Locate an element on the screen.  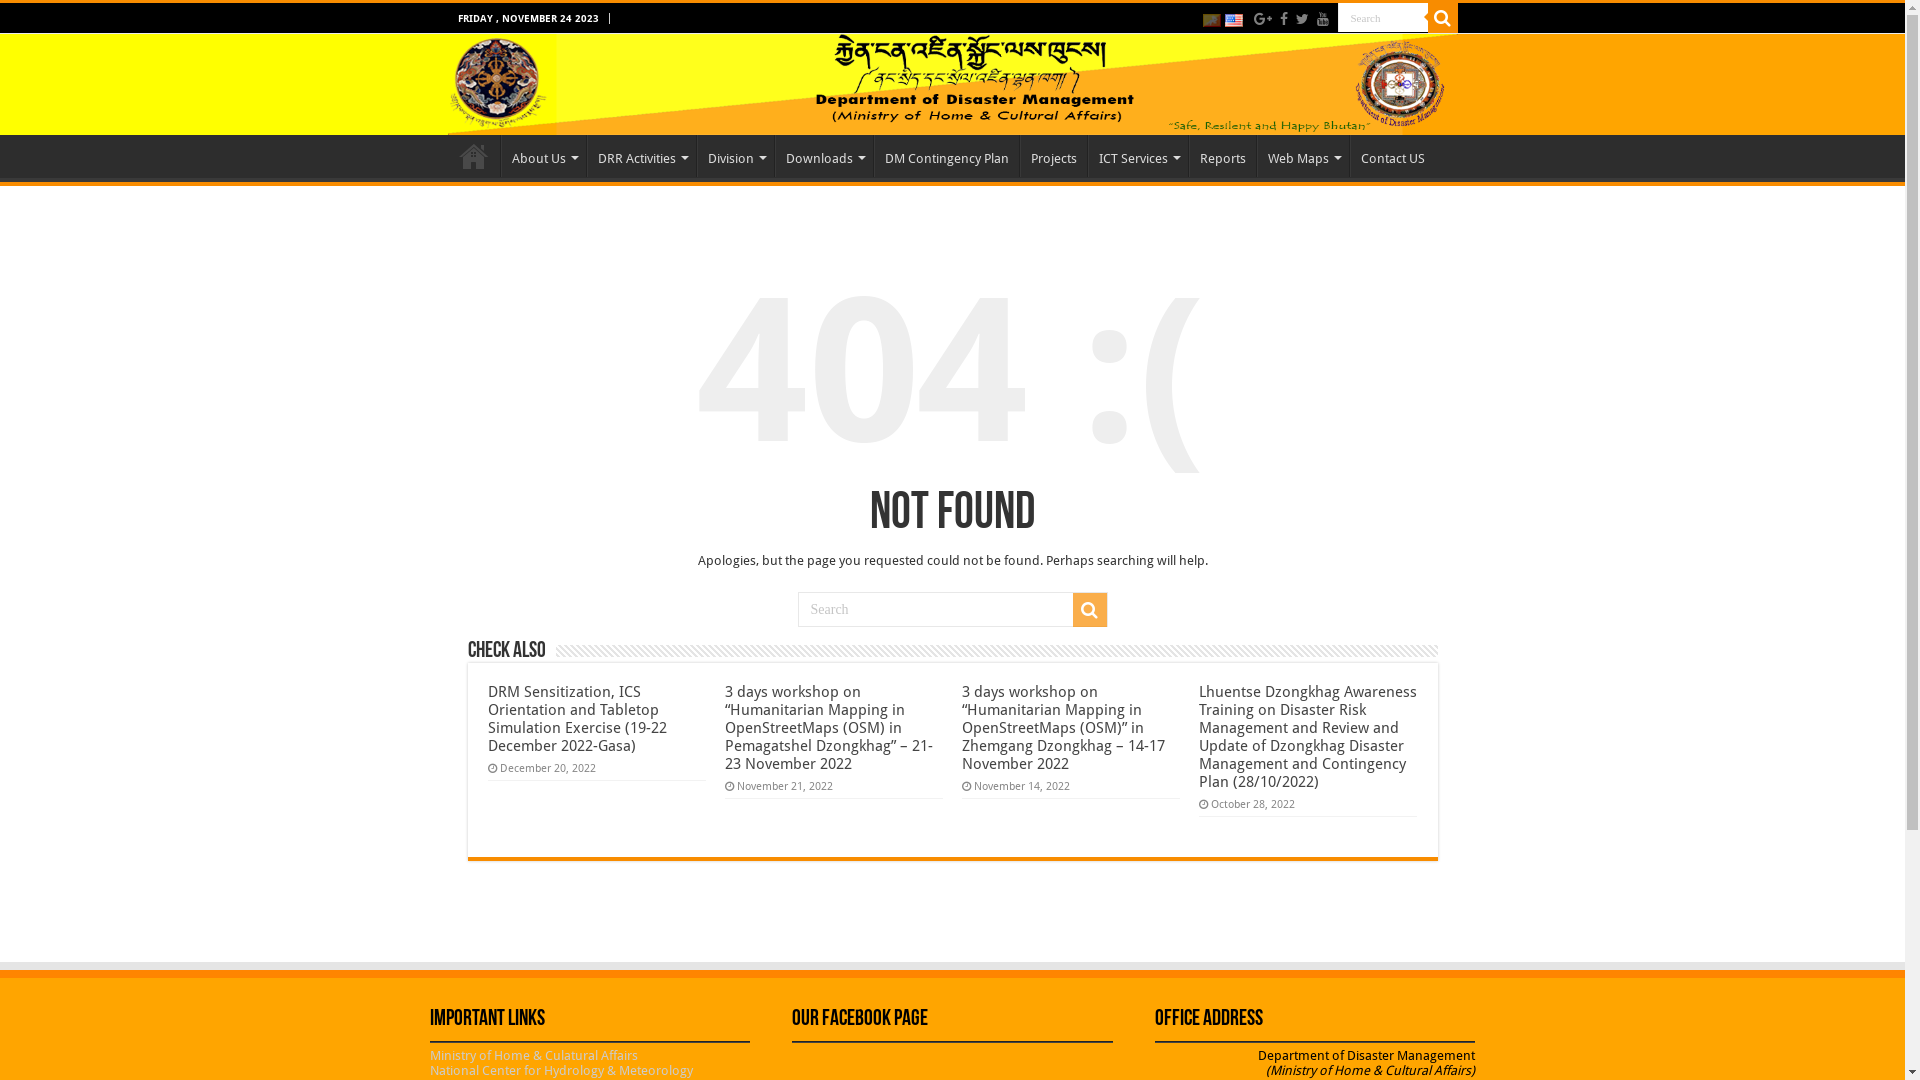
'Downloads' is located at coordinates (822, 154).